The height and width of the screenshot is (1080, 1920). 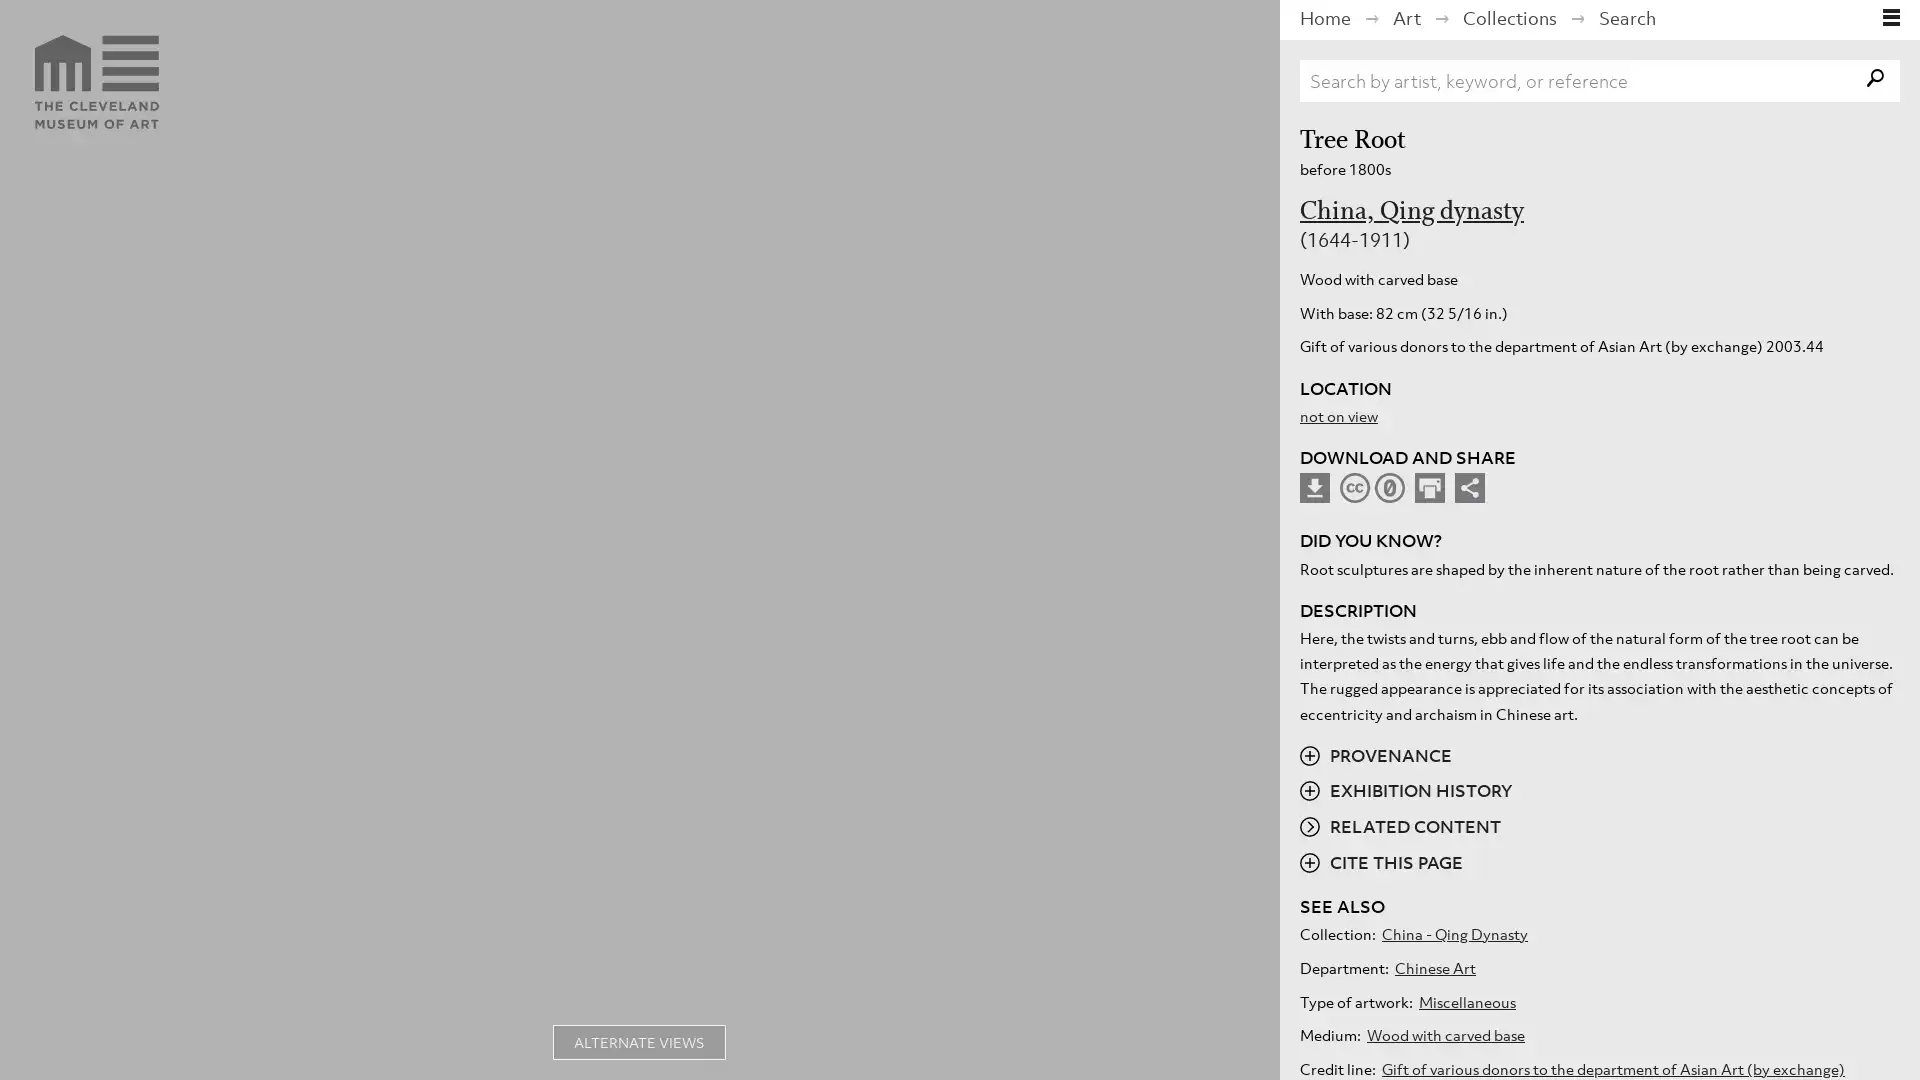 I want to click on search, so click(x=1874, y=80).